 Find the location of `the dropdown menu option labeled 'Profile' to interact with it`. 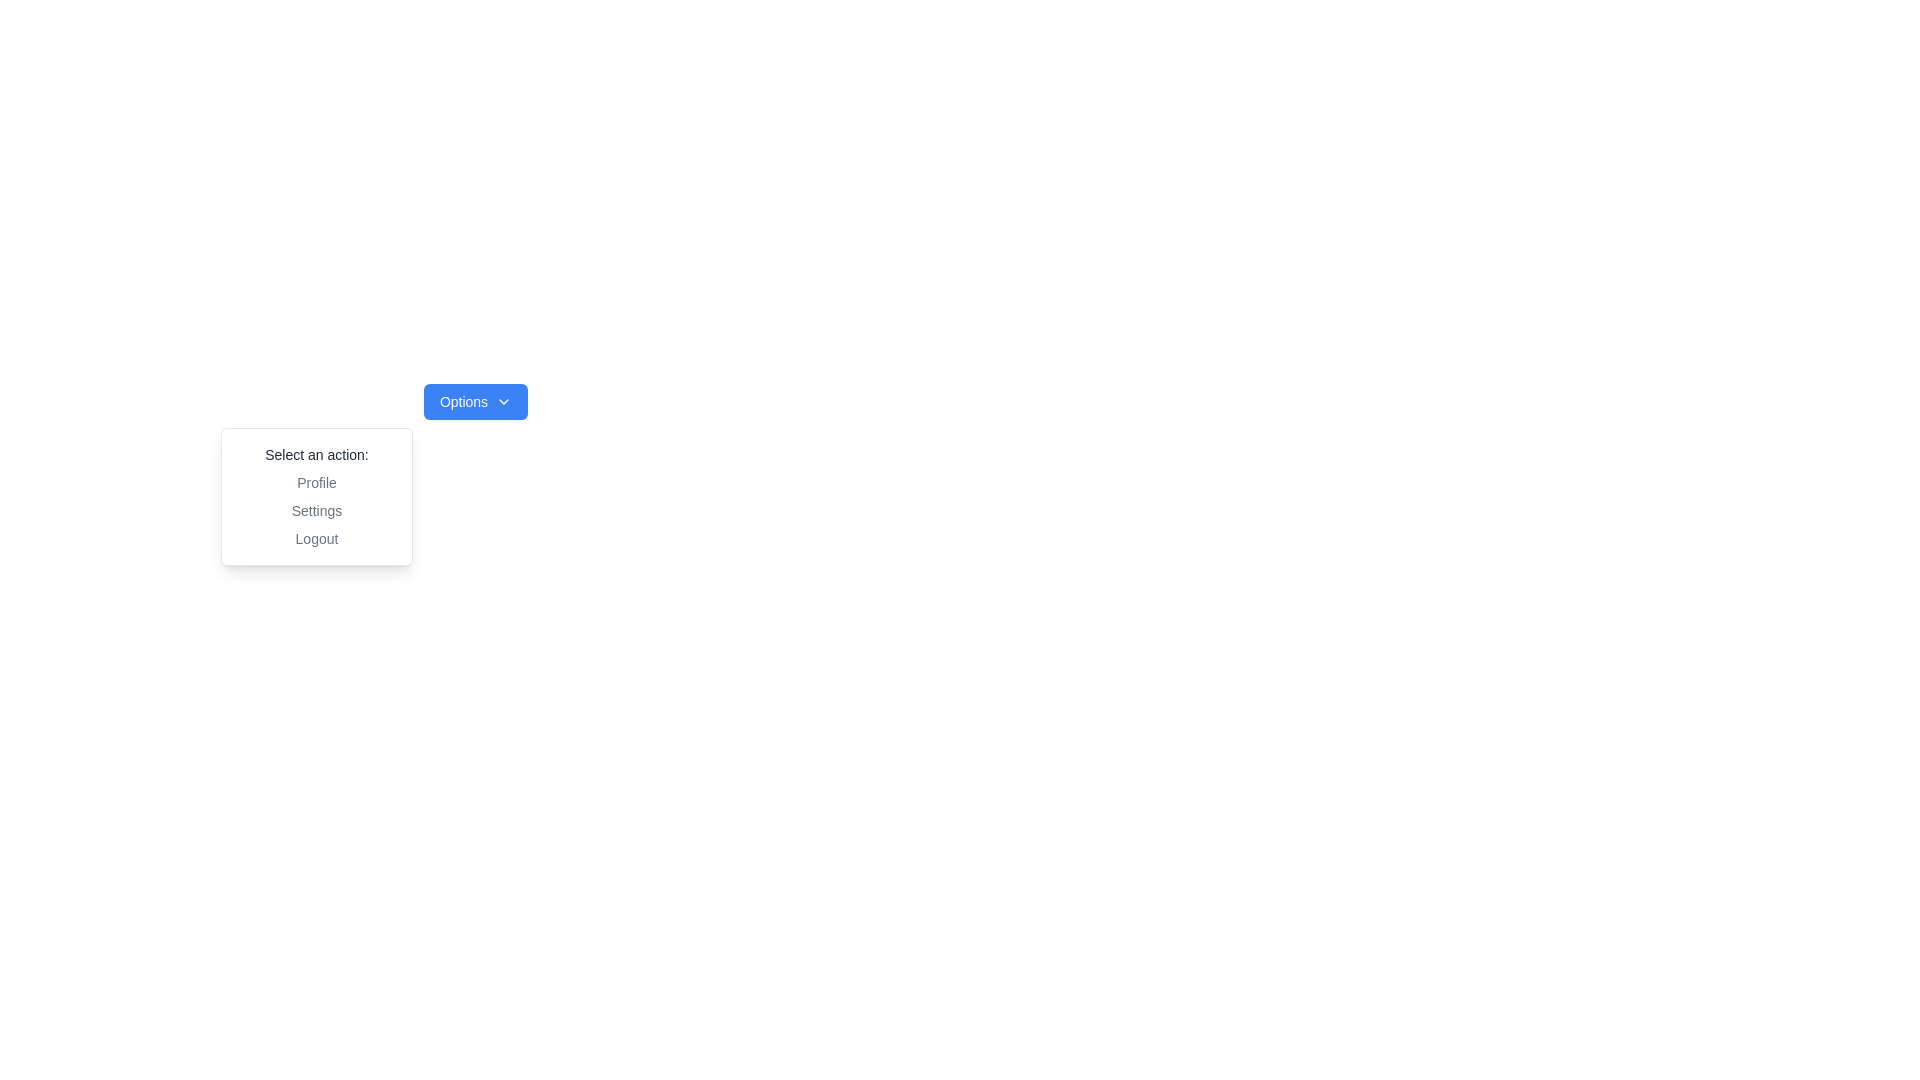

the dropdown menu option labeled 'Profile' to interact with it is located at coordinates (315, 496).